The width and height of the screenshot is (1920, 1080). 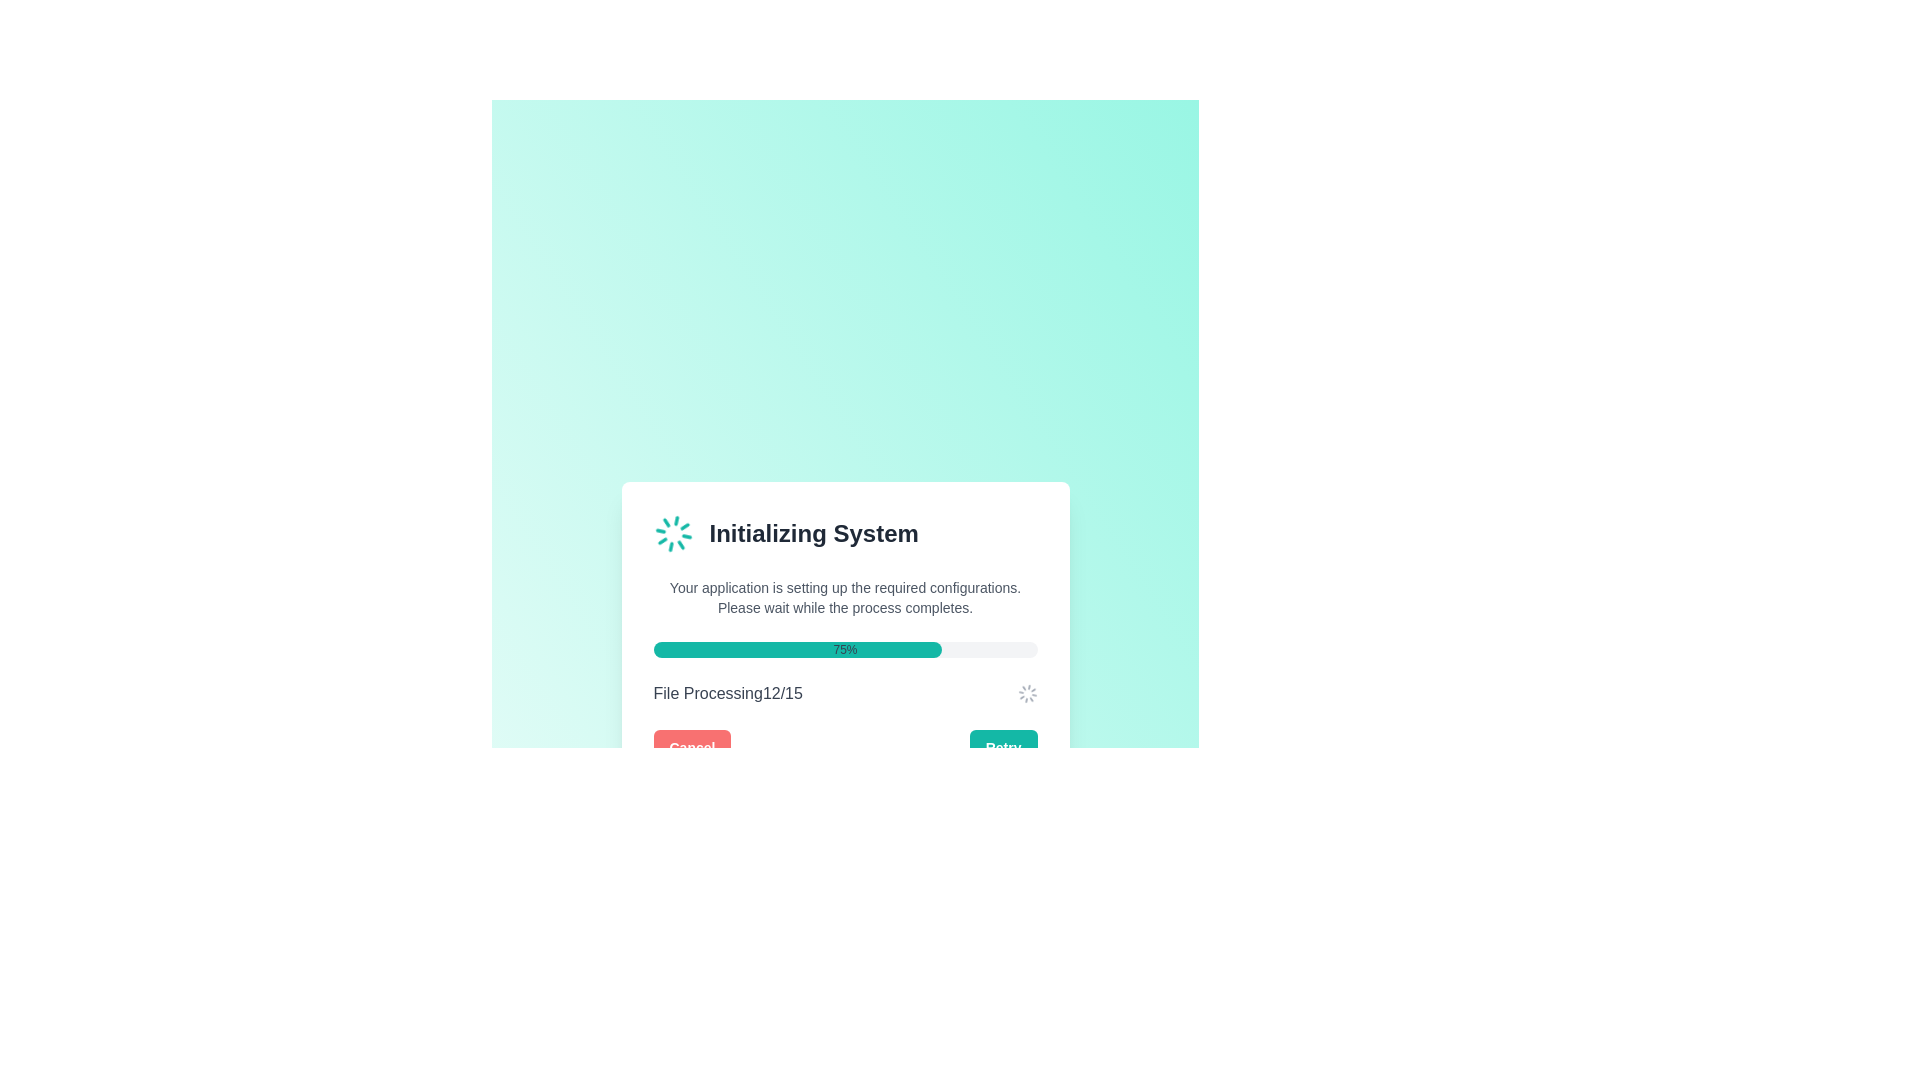 What do you see at coordinates (845, 596) in the screenshot?
I see `the informational Text Block located below the 'Initializing System' header and above the progress bar, indicating 75% completion` at bounding box center [845, 596].